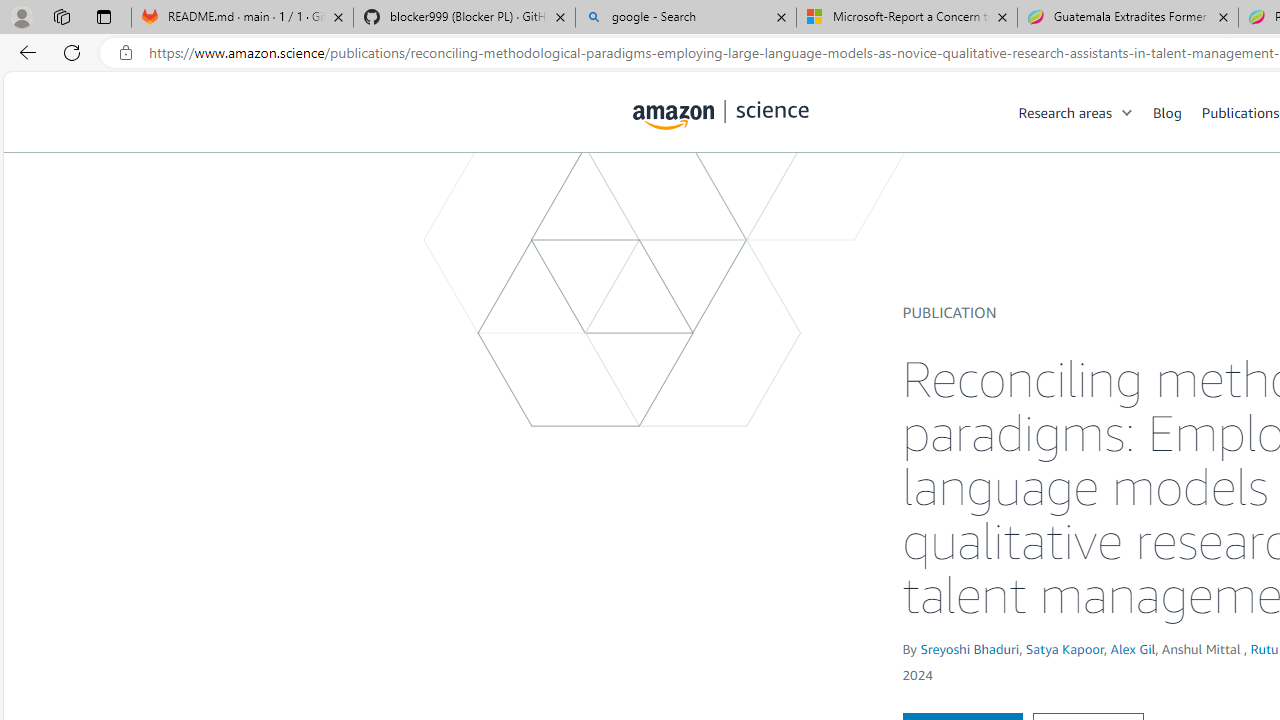  I want to click on 'home page', so click(720, 110).